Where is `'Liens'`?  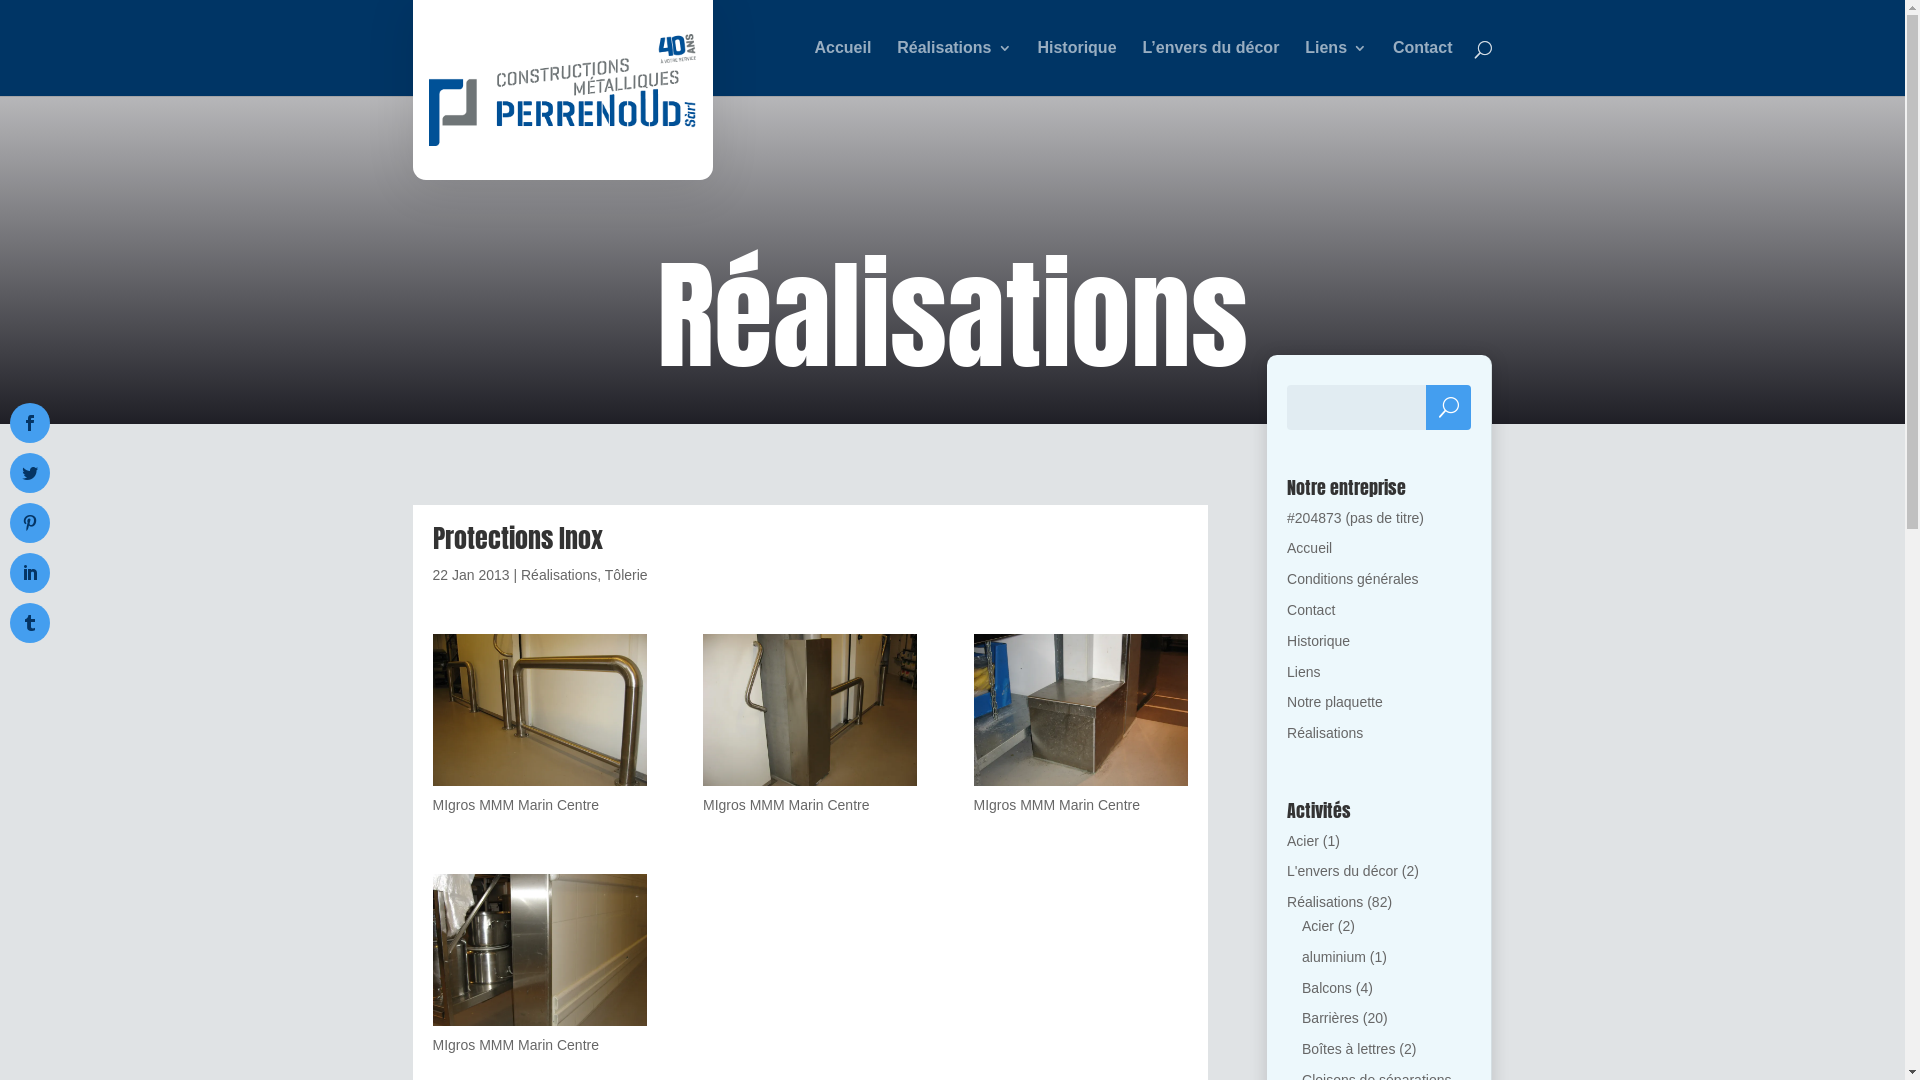
'Liens' is located at coordinates (1303, 671).